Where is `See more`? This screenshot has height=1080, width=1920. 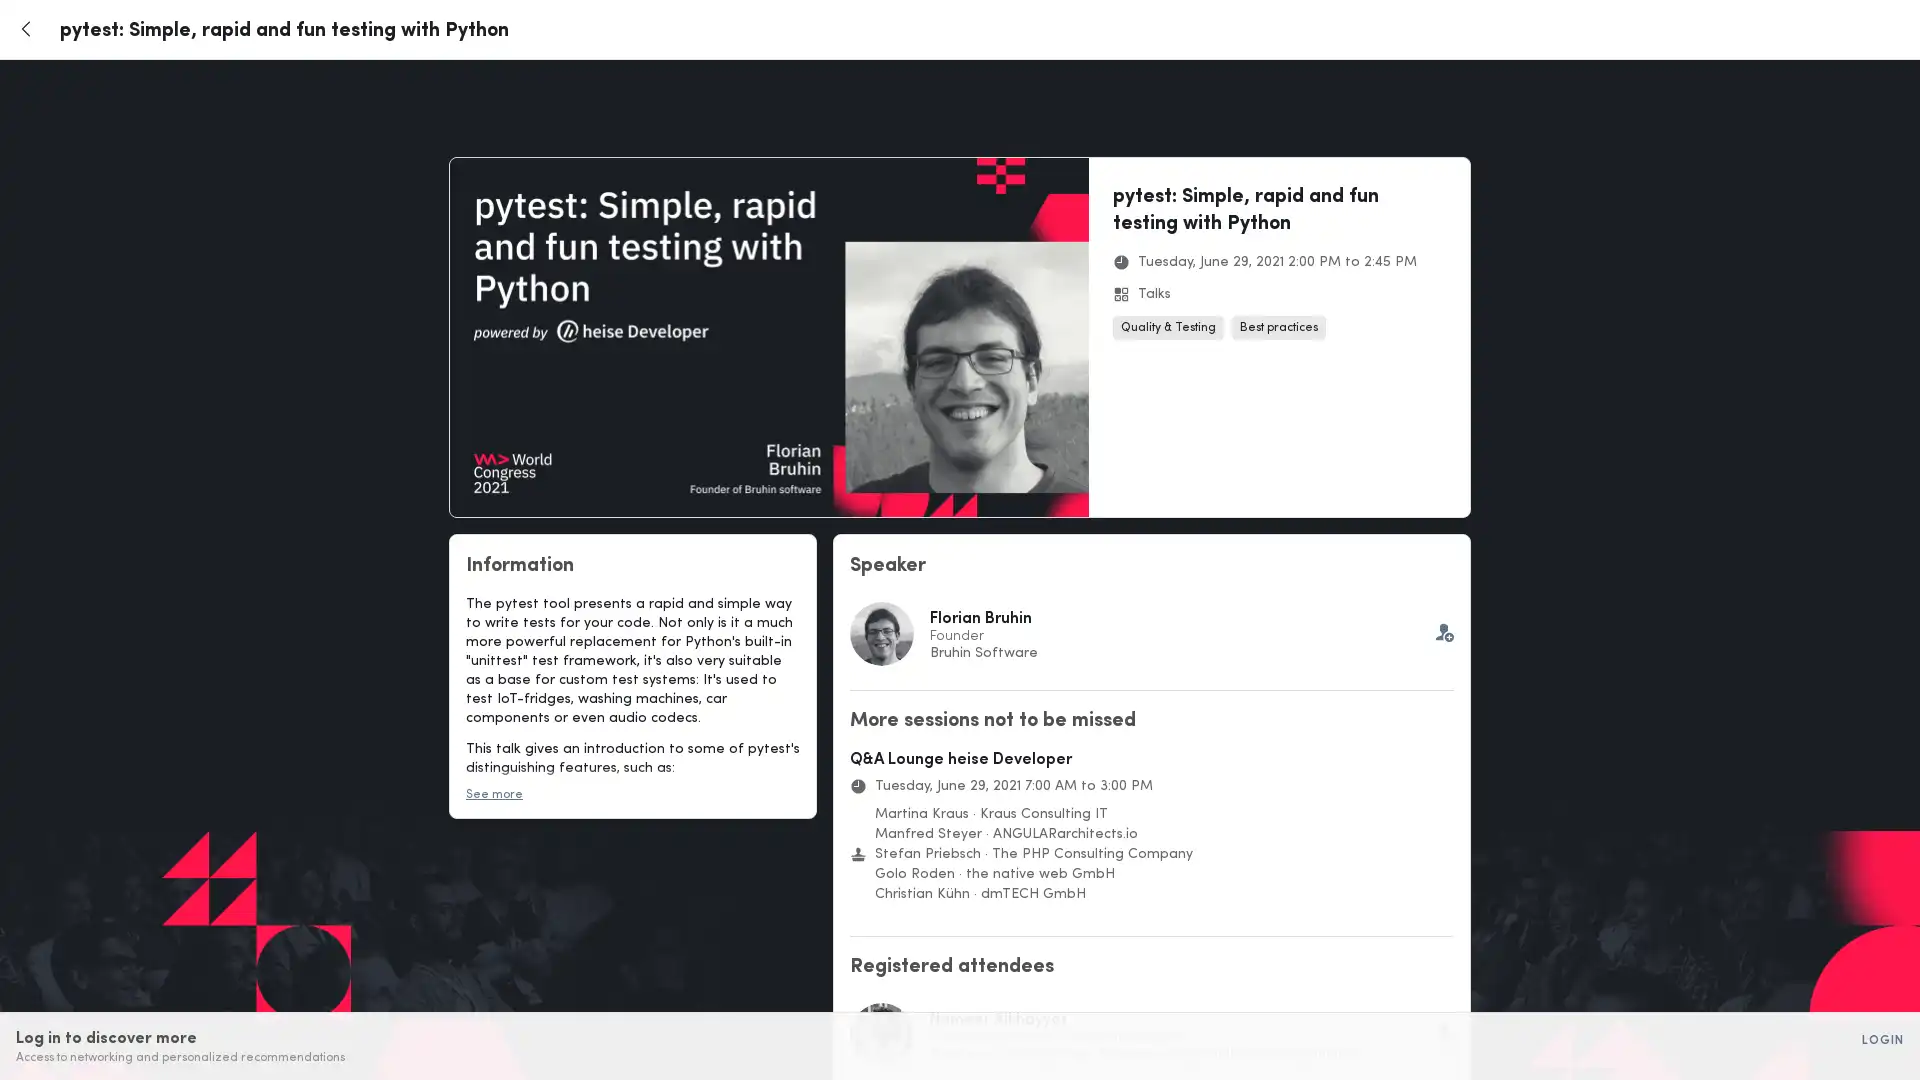
See more is located at coordinates (494, 769).